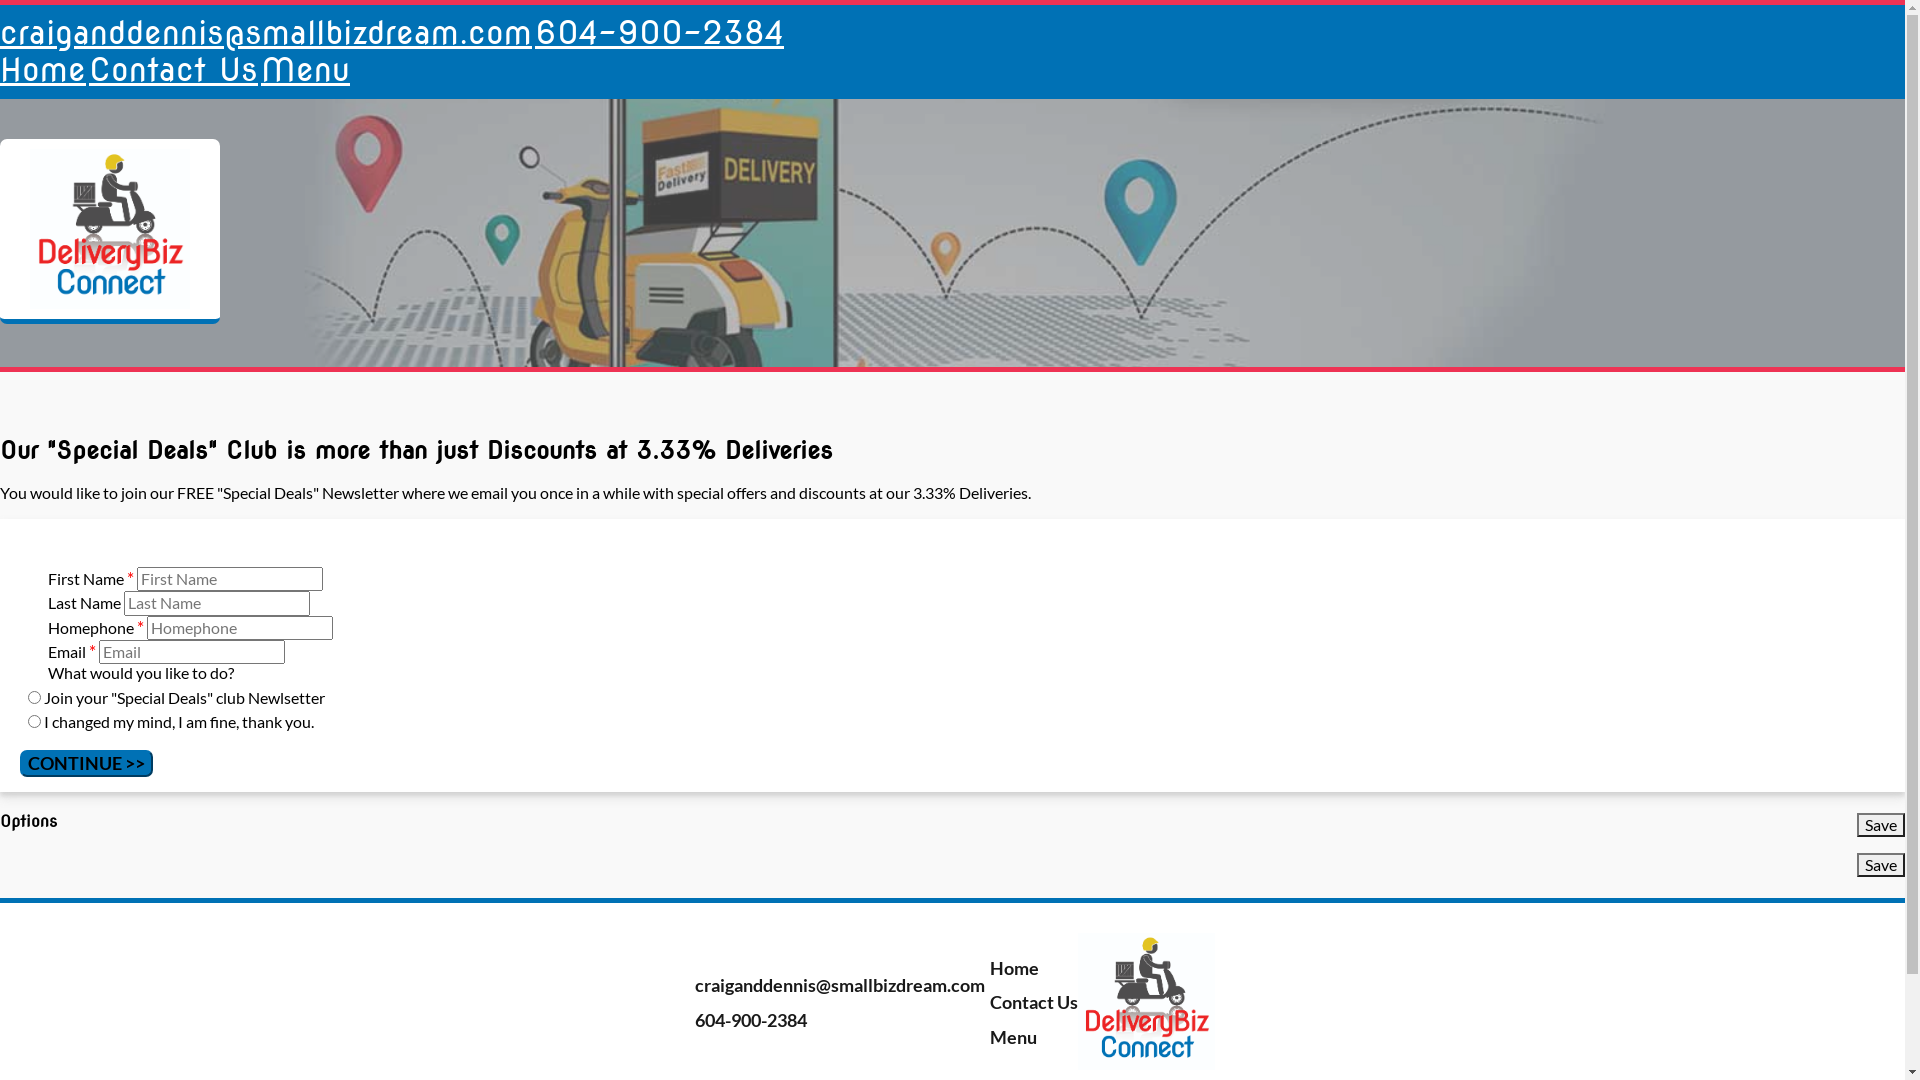  What do you see at coordinates (43, 68) in the screenshot?
I see `'Home'` at bounding box center [43, 68].